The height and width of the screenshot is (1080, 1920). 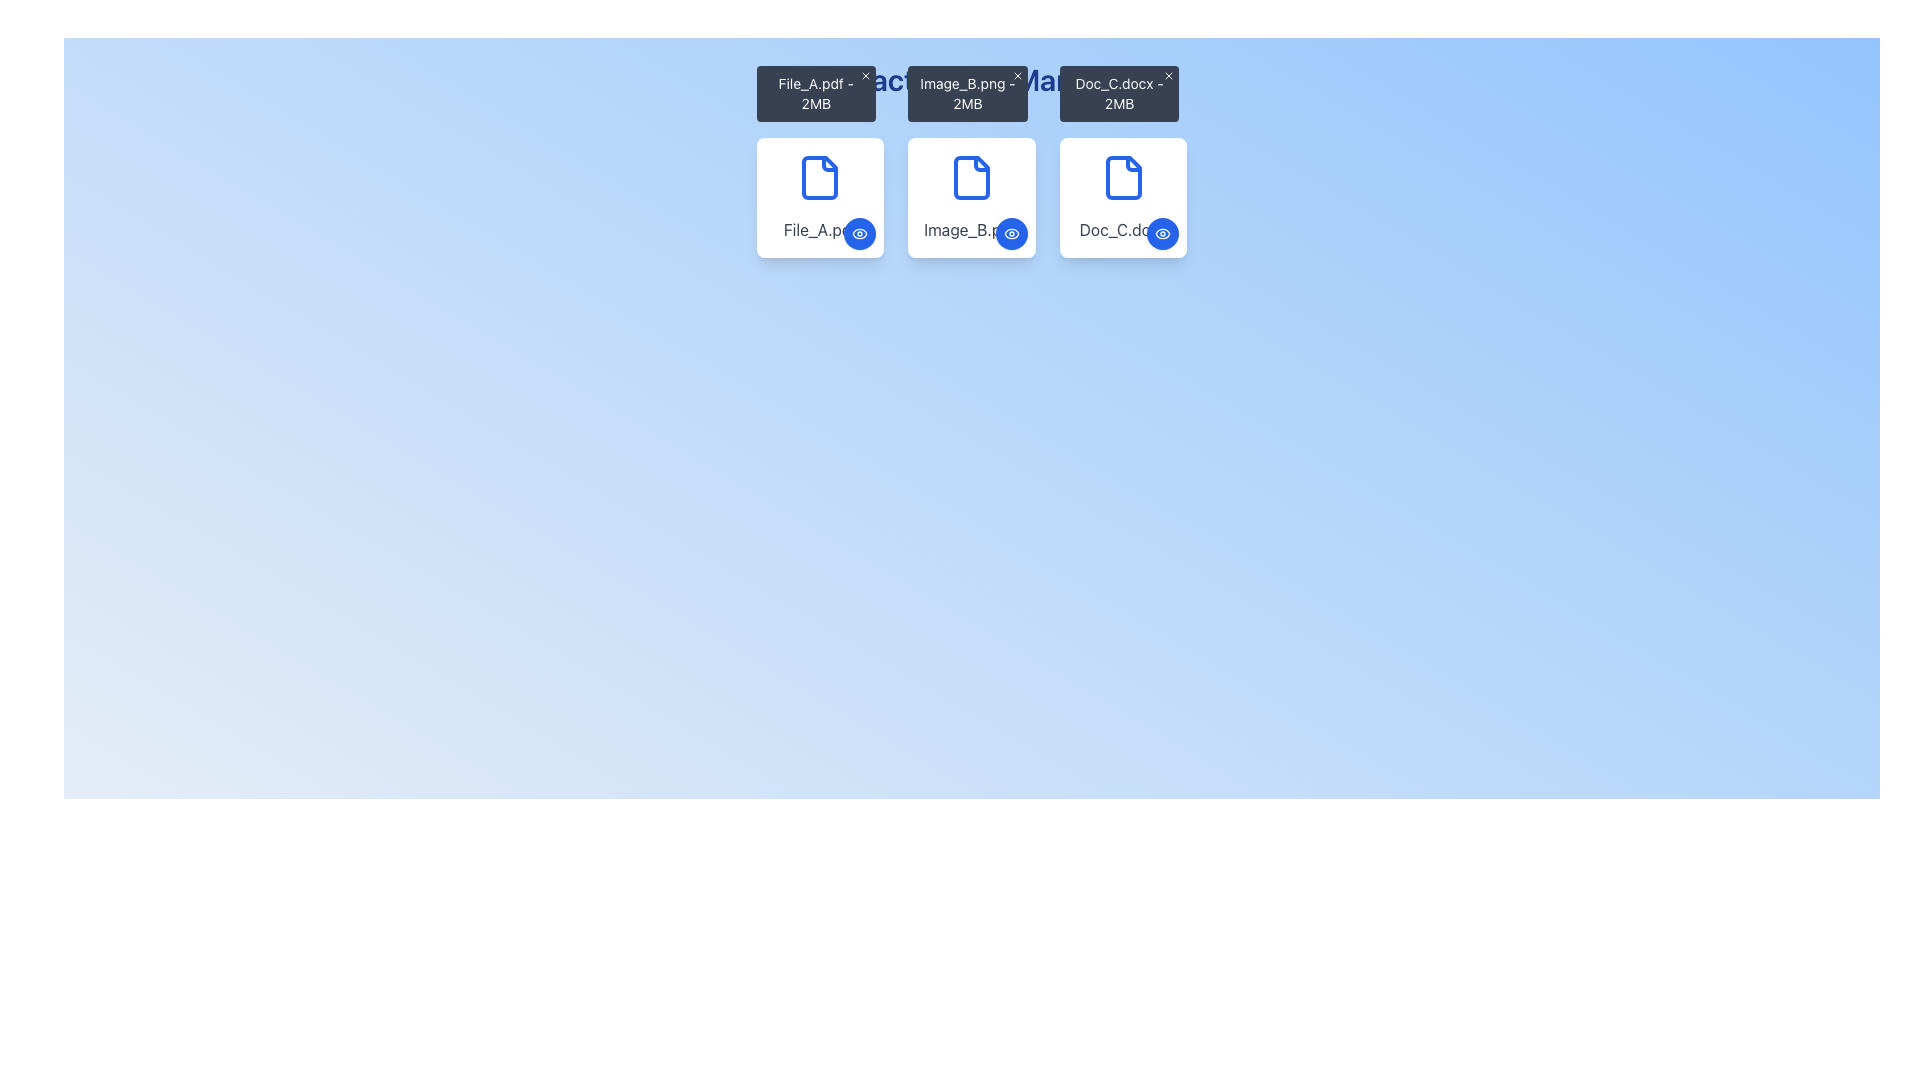 What do you see at coordinates (971, 176) in the screenshot?
I see `the file icon represented by a blue rectangle with a folded top-right corner, located within the card labeled 'Image_B.png'` at bounding box center [971, 176].